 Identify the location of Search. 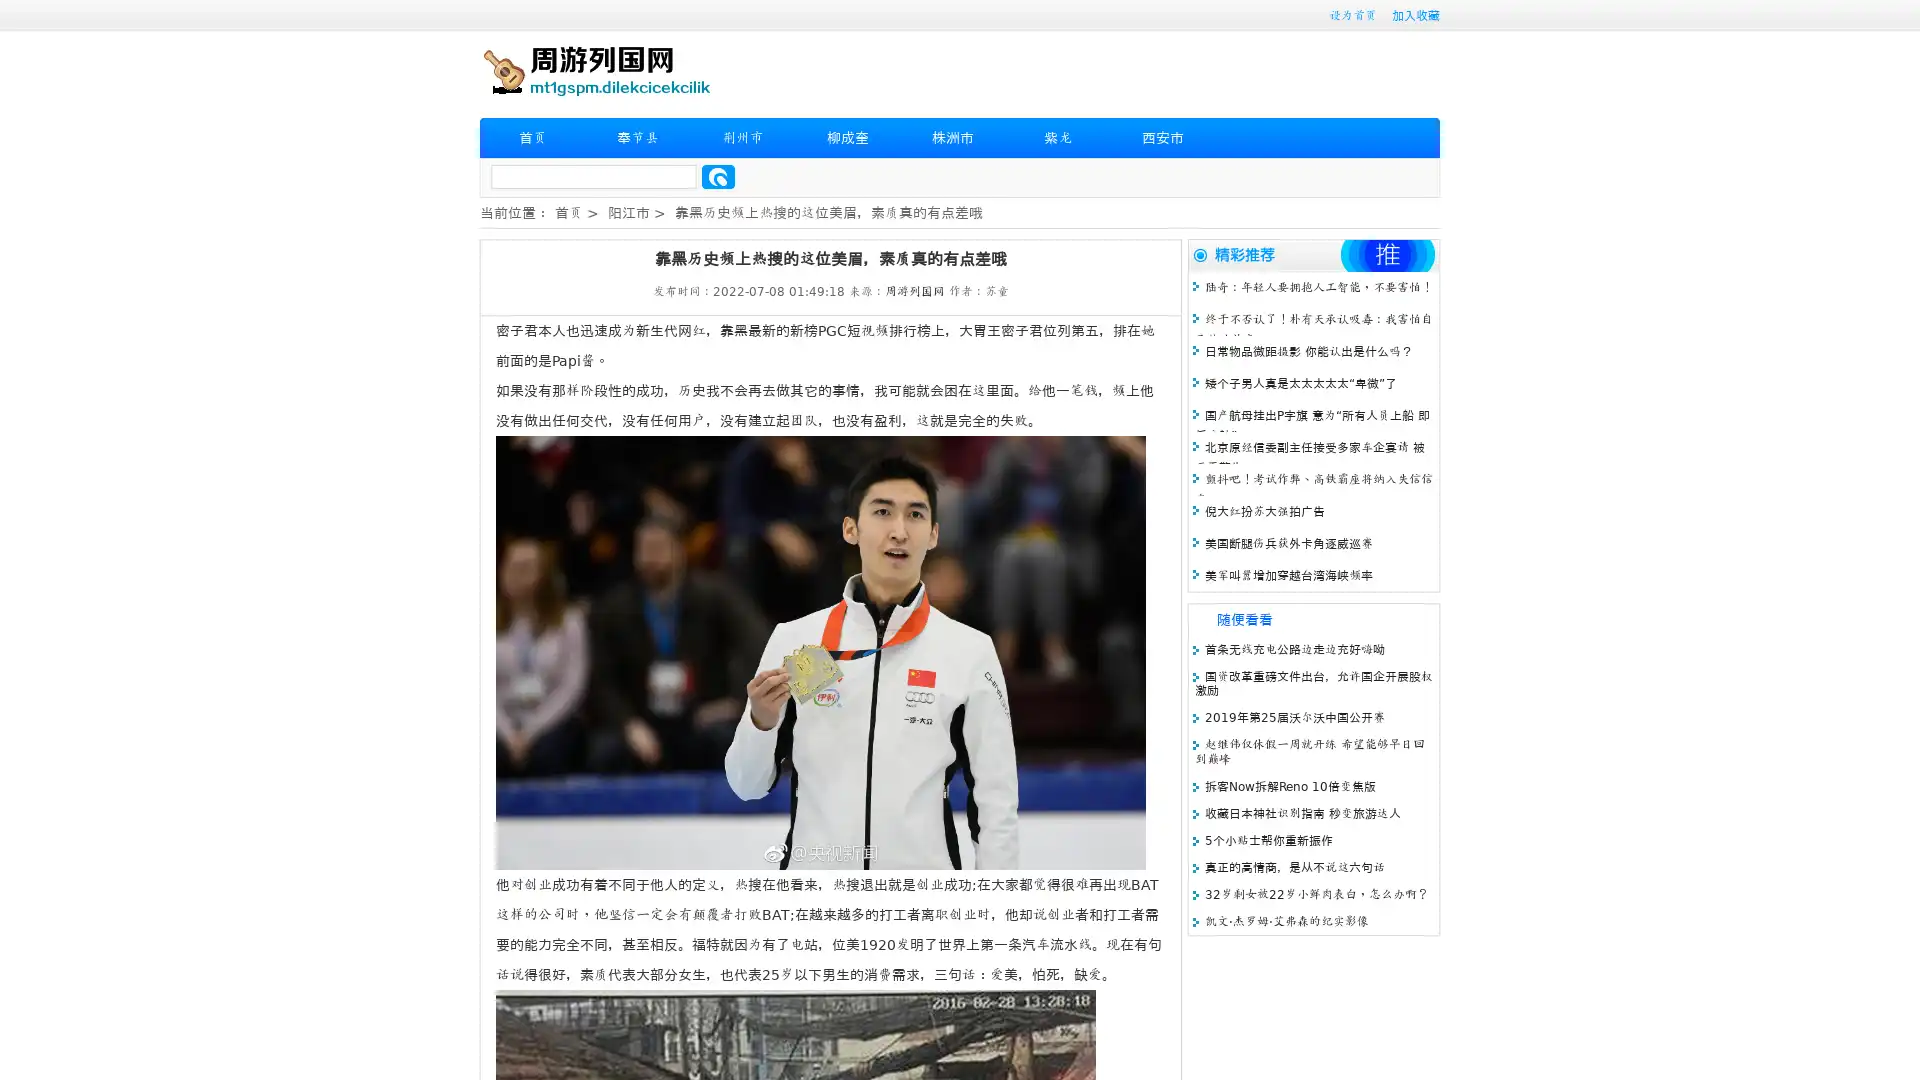
(718, 176).